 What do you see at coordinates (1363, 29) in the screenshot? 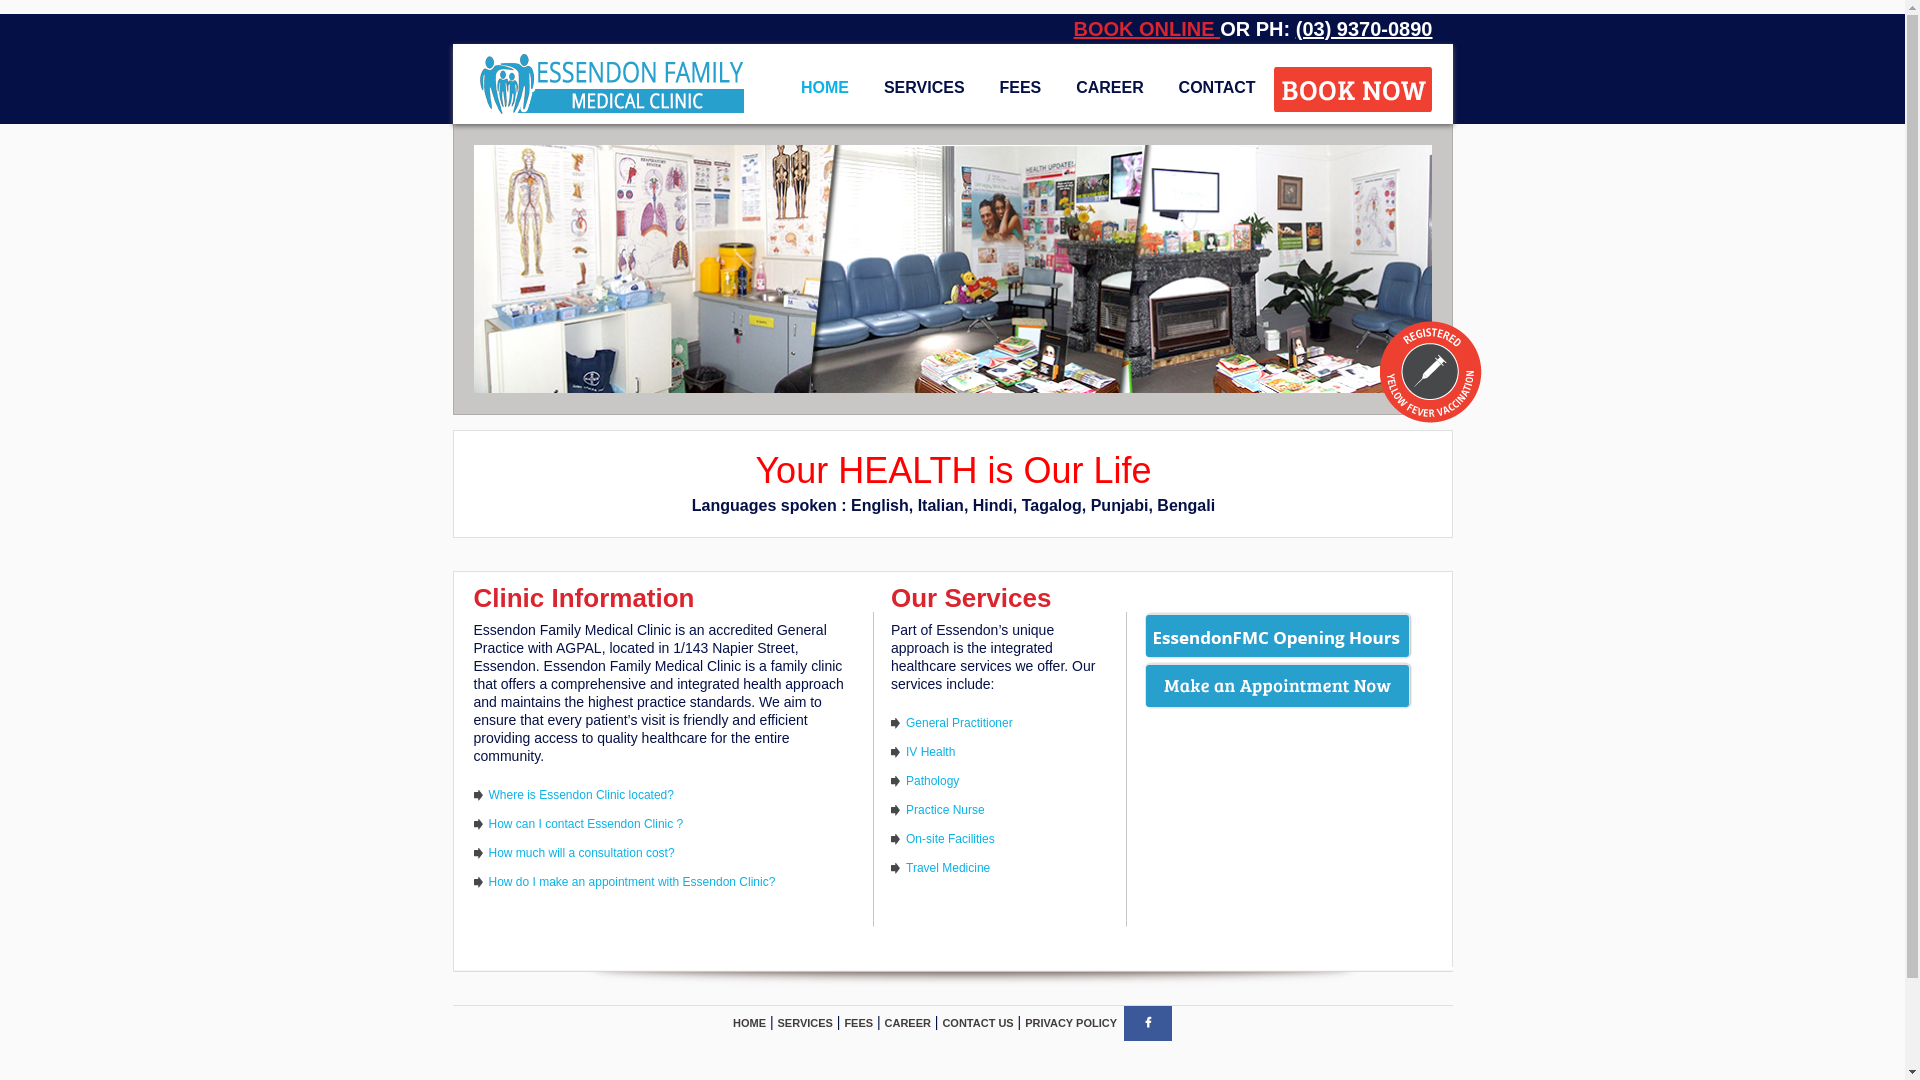
I see `'(03) 9370-0890'` at bounding box center [1363, 29].